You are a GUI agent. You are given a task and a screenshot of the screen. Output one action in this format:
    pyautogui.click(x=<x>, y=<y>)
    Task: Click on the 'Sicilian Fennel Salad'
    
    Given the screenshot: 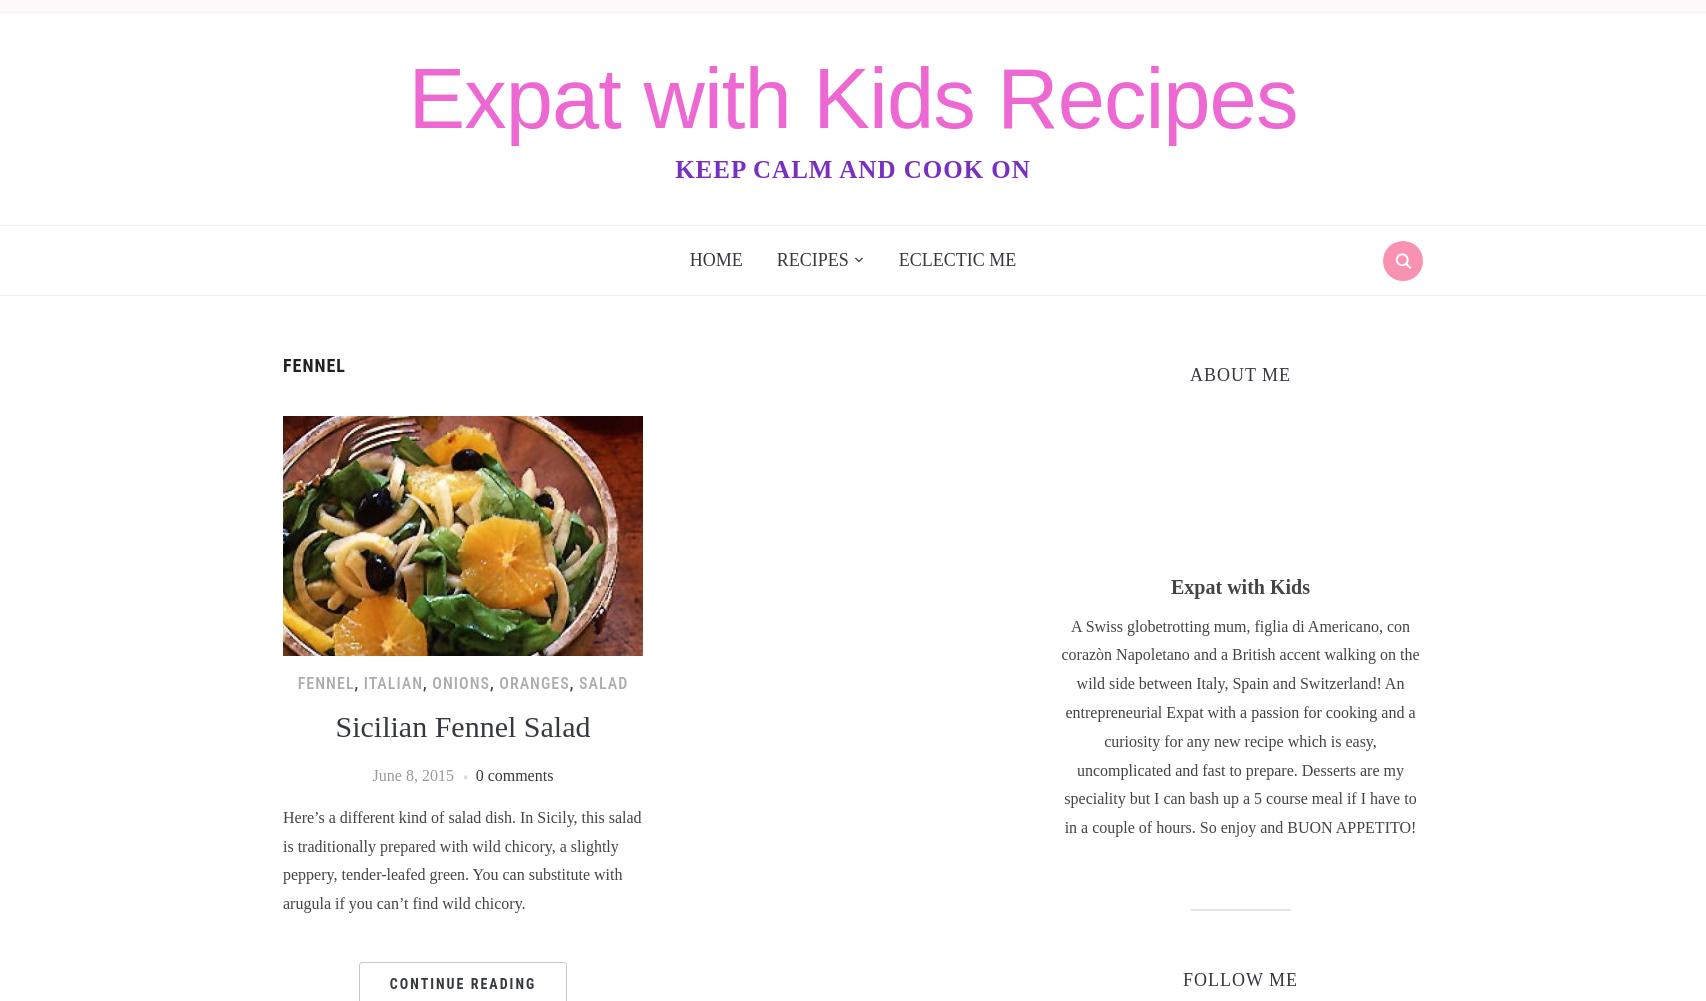 What is the action you would take?
    pyautogui.click(x=461, y=726)
    